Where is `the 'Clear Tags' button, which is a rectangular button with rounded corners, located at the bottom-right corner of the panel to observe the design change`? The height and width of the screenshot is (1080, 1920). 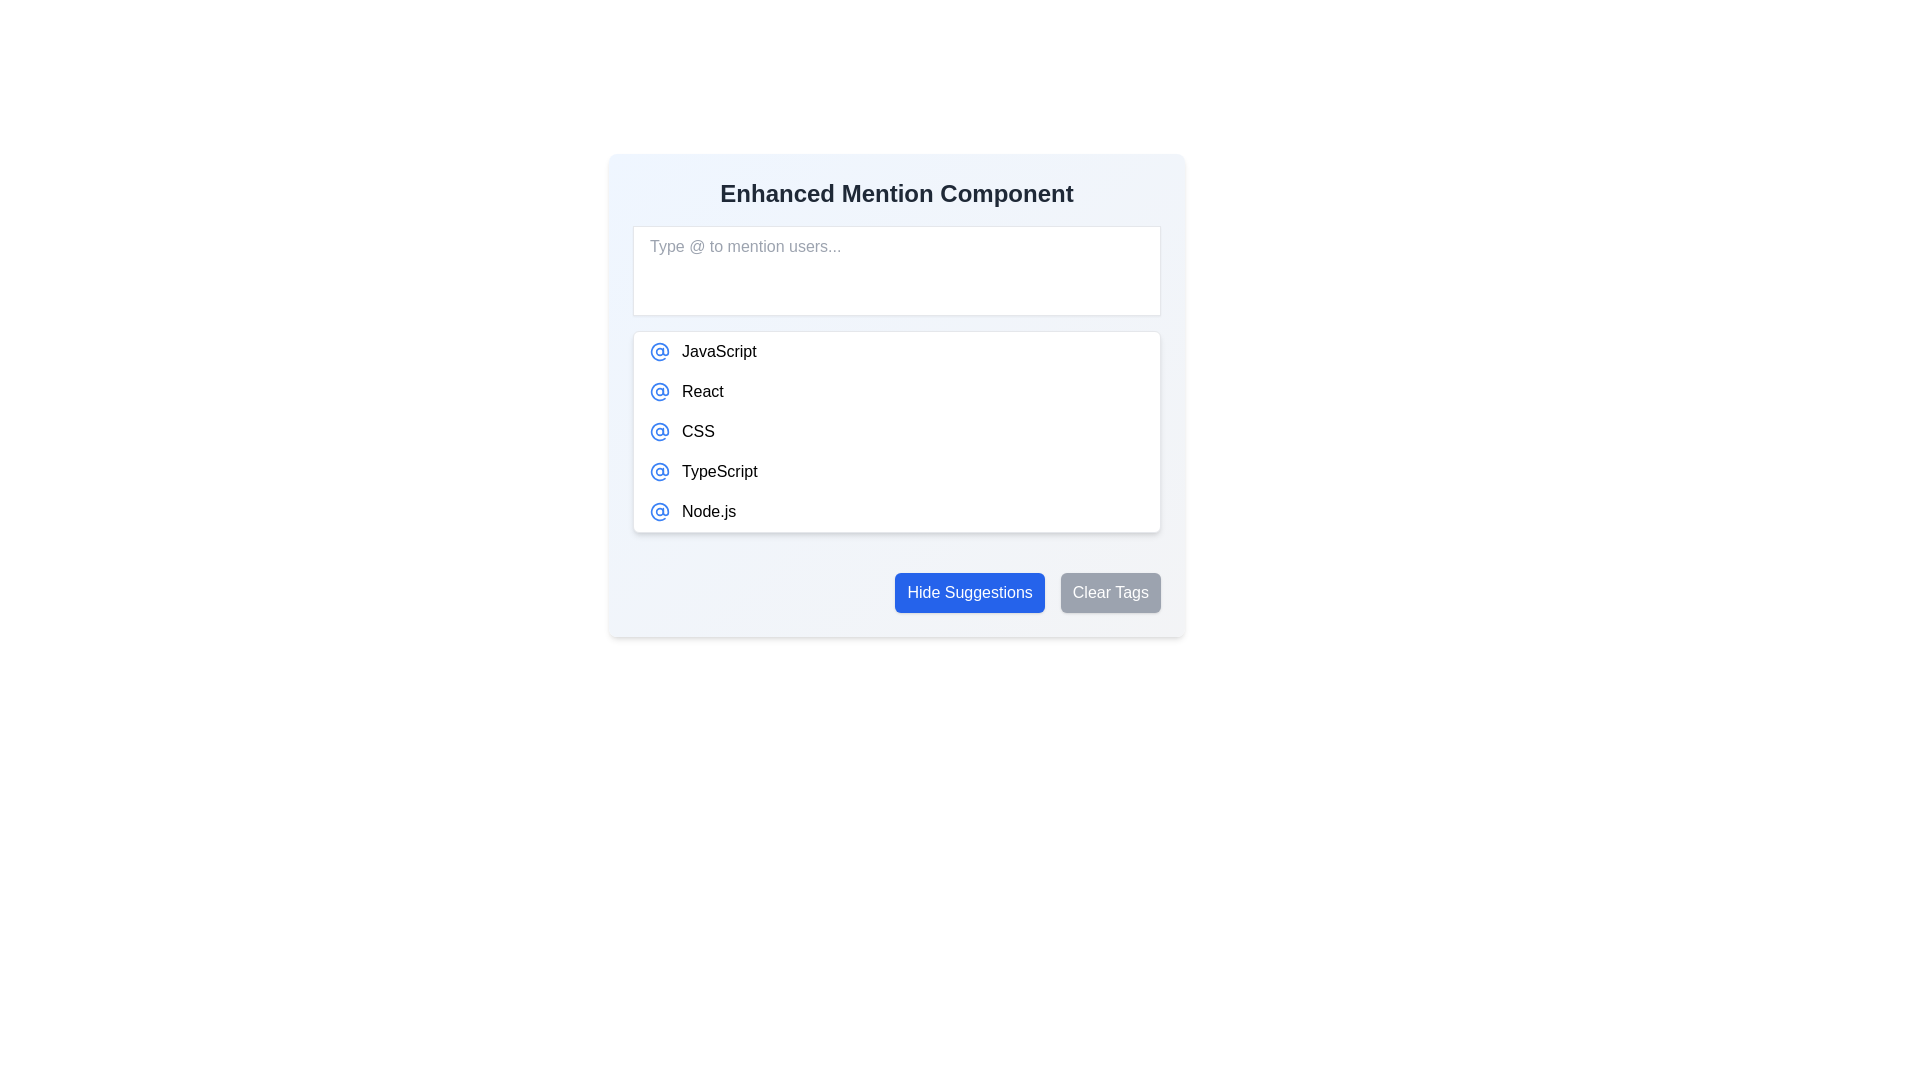 the 'Clear Tags' button, which is a rectangular button with rounded corners, located at the bottom-right corner of the panel to observe the design change is located at coordinates (1109, 592).